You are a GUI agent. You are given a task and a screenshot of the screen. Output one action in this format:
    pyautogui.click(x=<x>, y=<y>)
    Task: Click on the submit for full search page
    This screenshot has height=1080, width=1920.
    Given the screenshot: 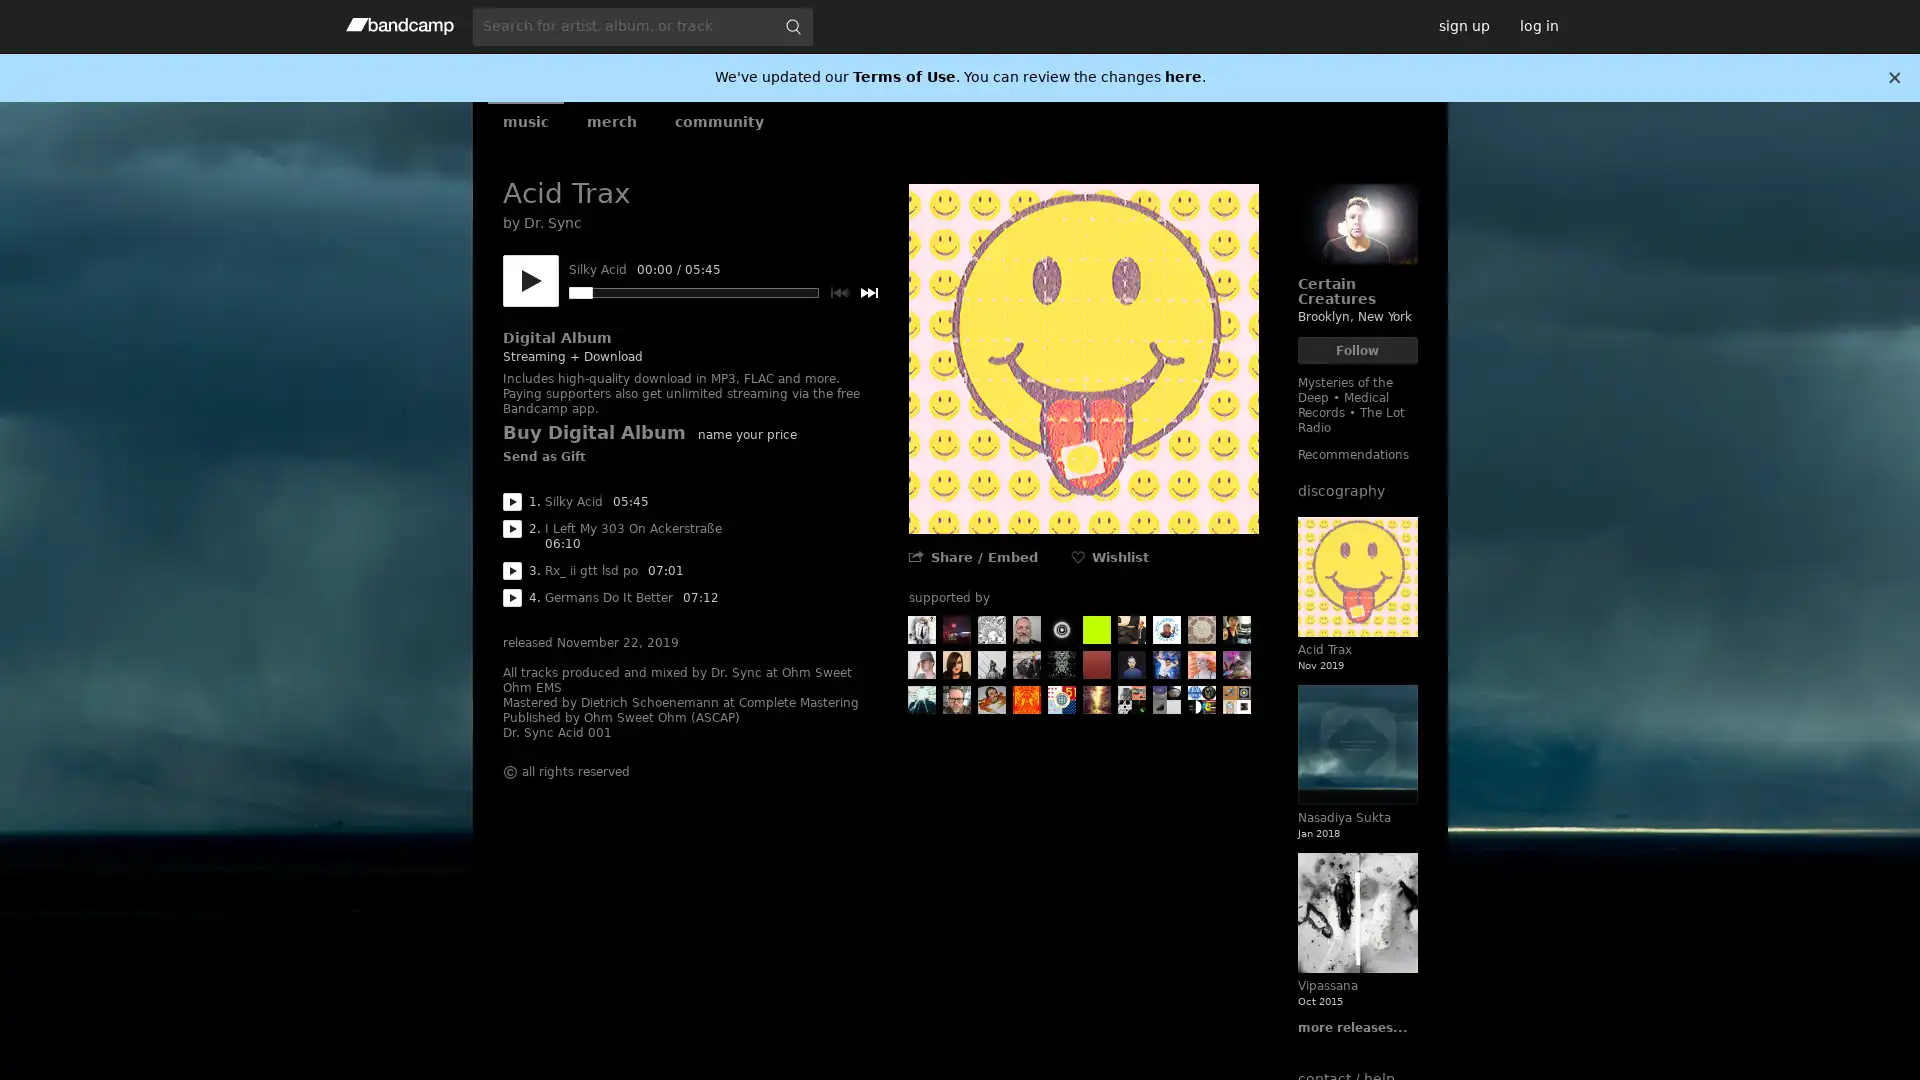 What is the action you would take?
    pyautogui.click(x=791, y=26)
    